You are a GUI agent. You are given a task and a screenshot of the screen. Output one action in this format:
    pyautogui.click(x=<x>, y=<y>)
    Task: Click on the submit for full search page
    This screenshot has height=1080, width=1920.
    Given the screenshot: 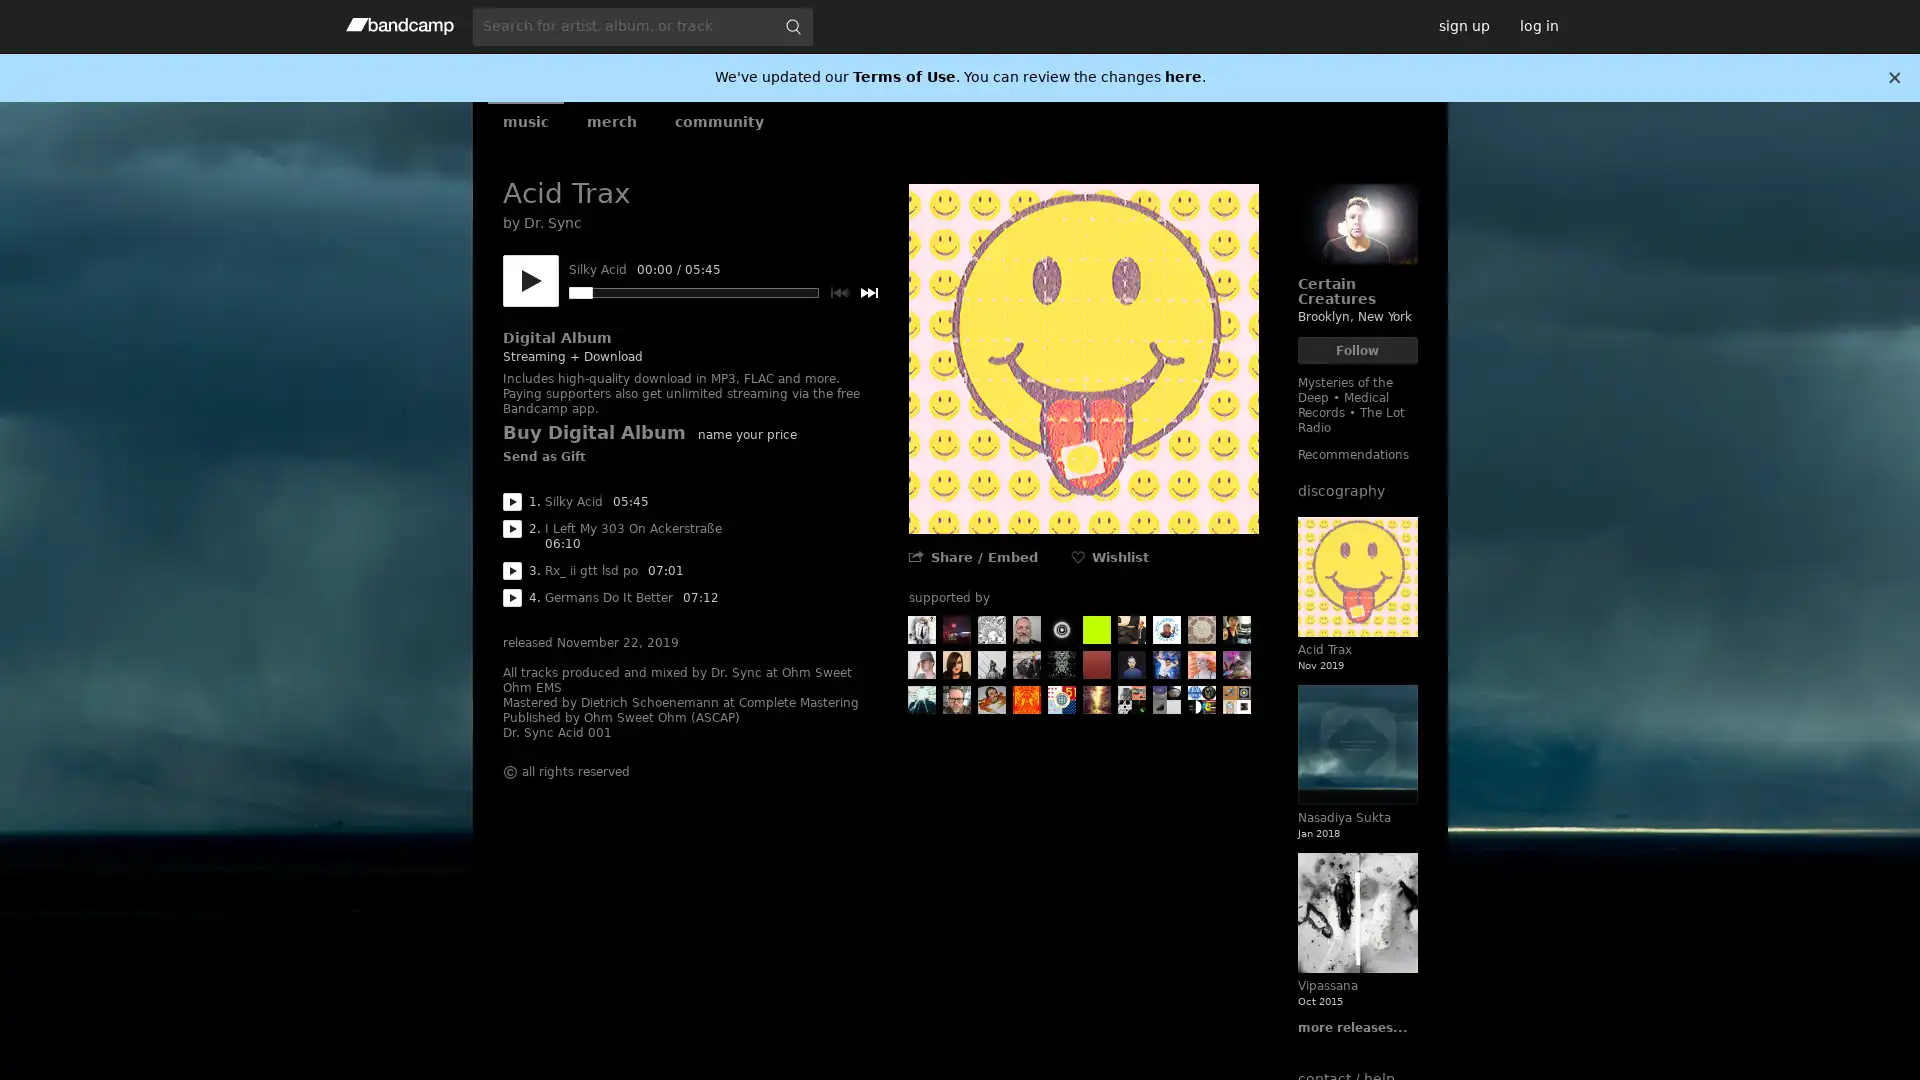 What is the action you would take?
    pyautogui.click(x=791, y=26)
    